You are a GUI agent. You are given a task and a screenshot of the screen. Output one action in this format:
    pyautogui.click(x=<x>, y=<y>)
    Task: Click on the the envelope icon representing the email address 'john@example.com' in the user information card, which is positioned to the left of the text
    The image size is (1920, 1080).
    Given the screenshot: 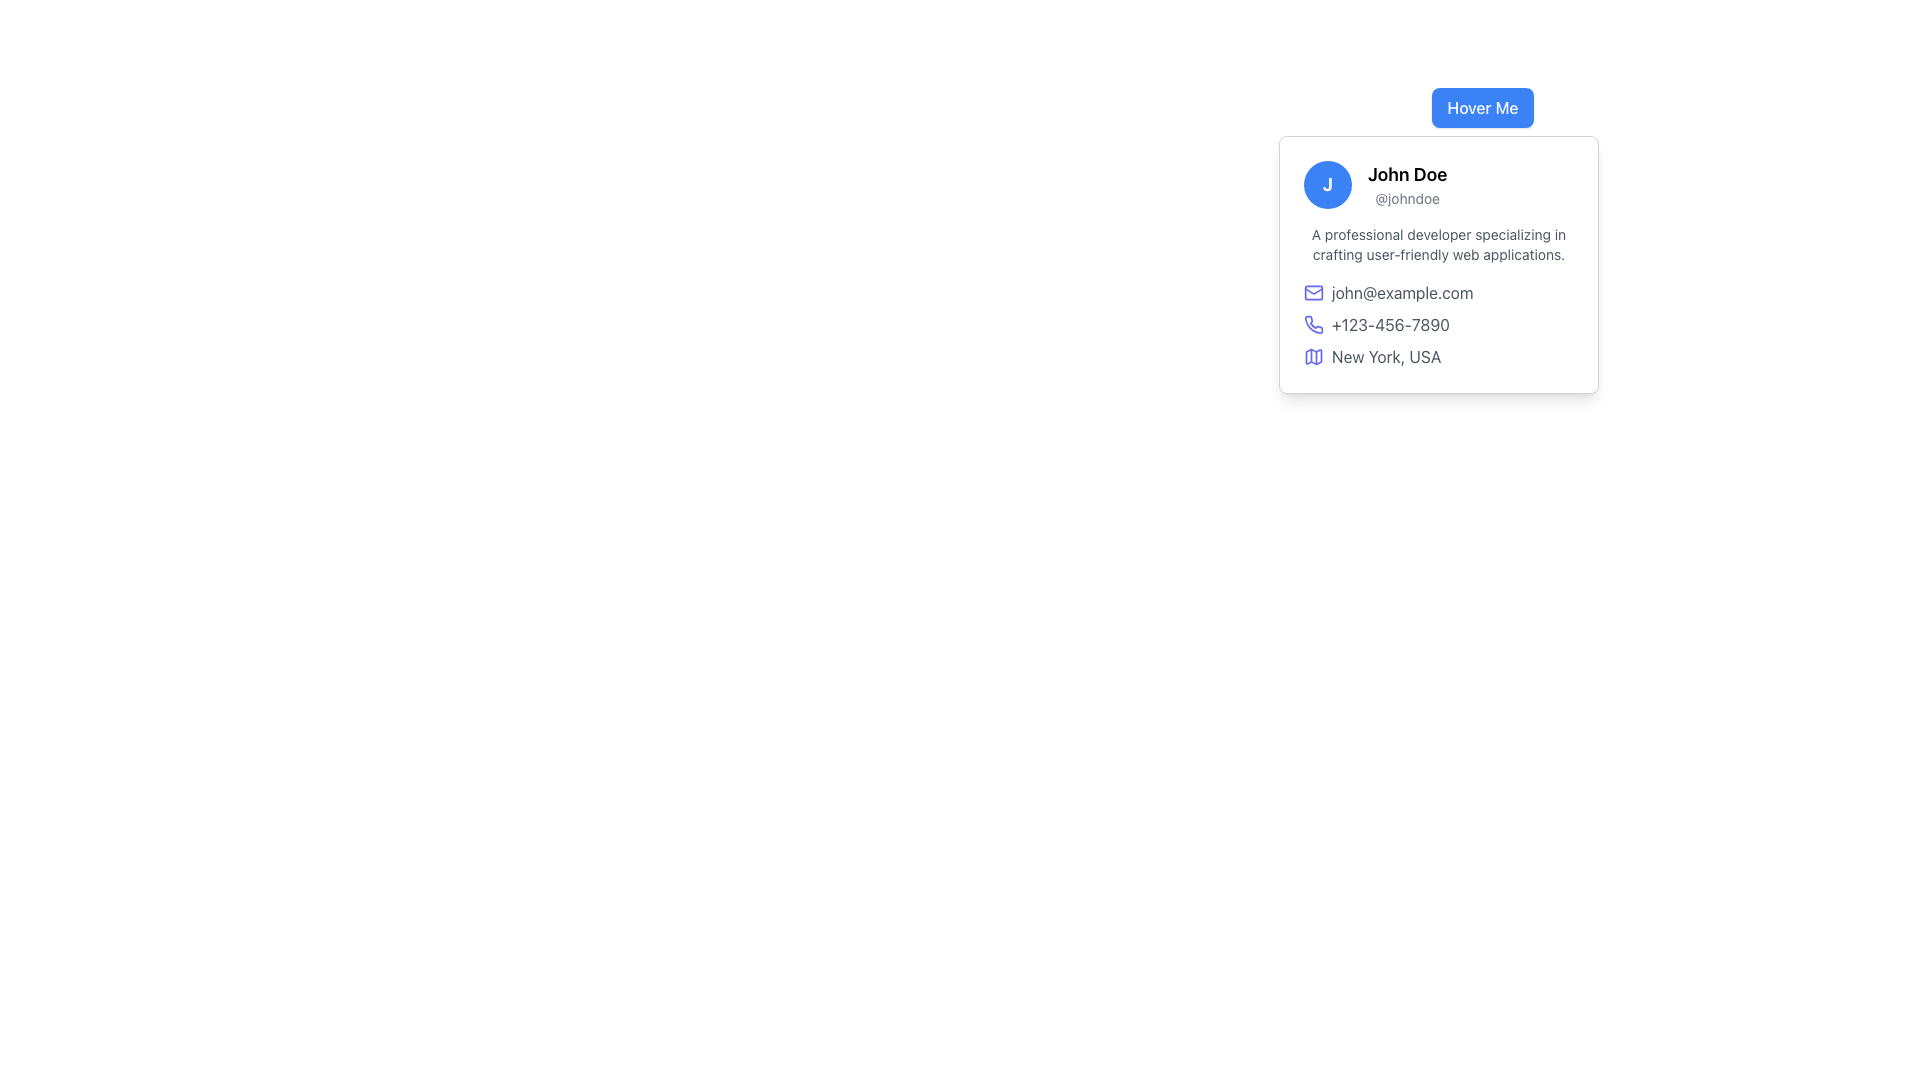 What is the action you would take?
    pyautogui.click(x=1314, y=293)
    